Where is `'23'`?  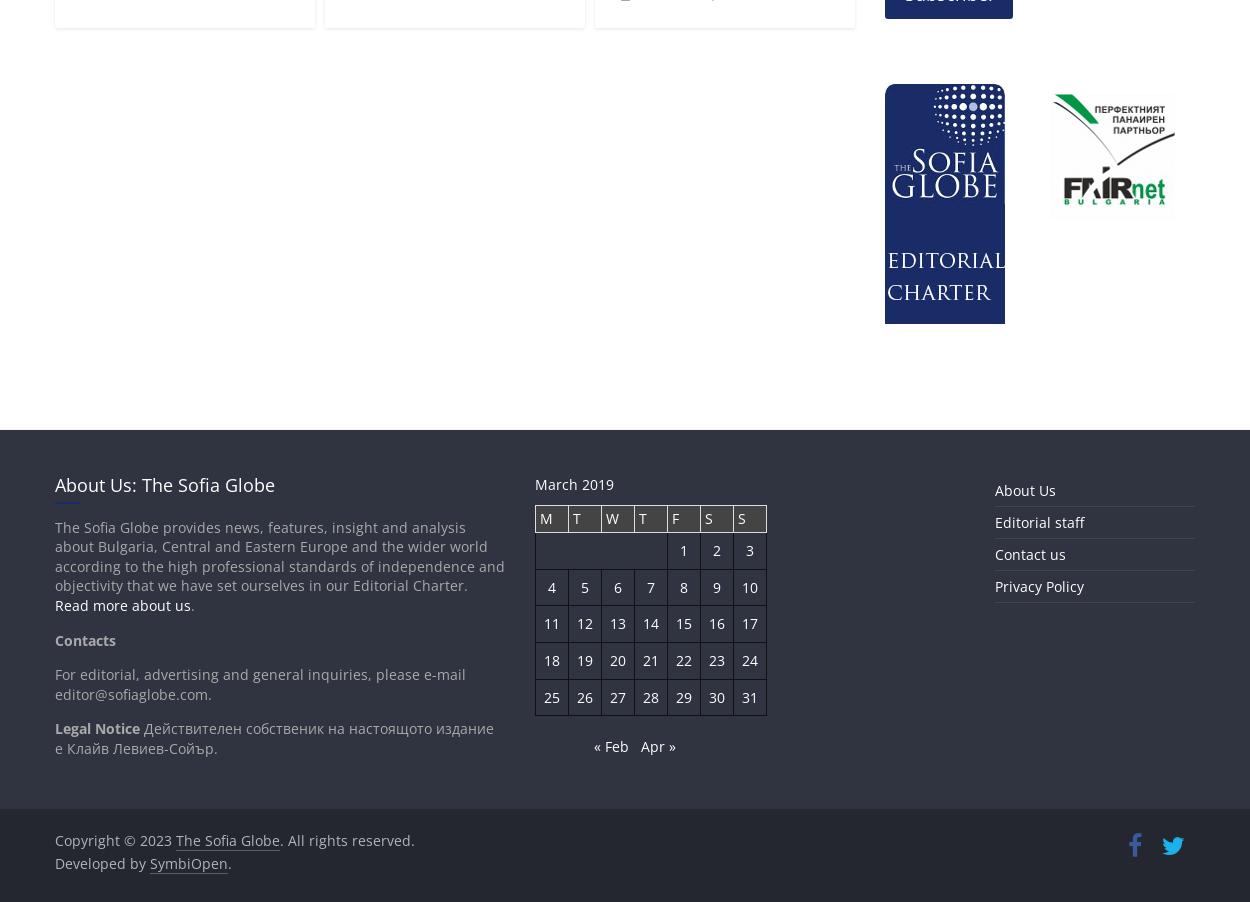
'23' is located at coordinates (708, 658).